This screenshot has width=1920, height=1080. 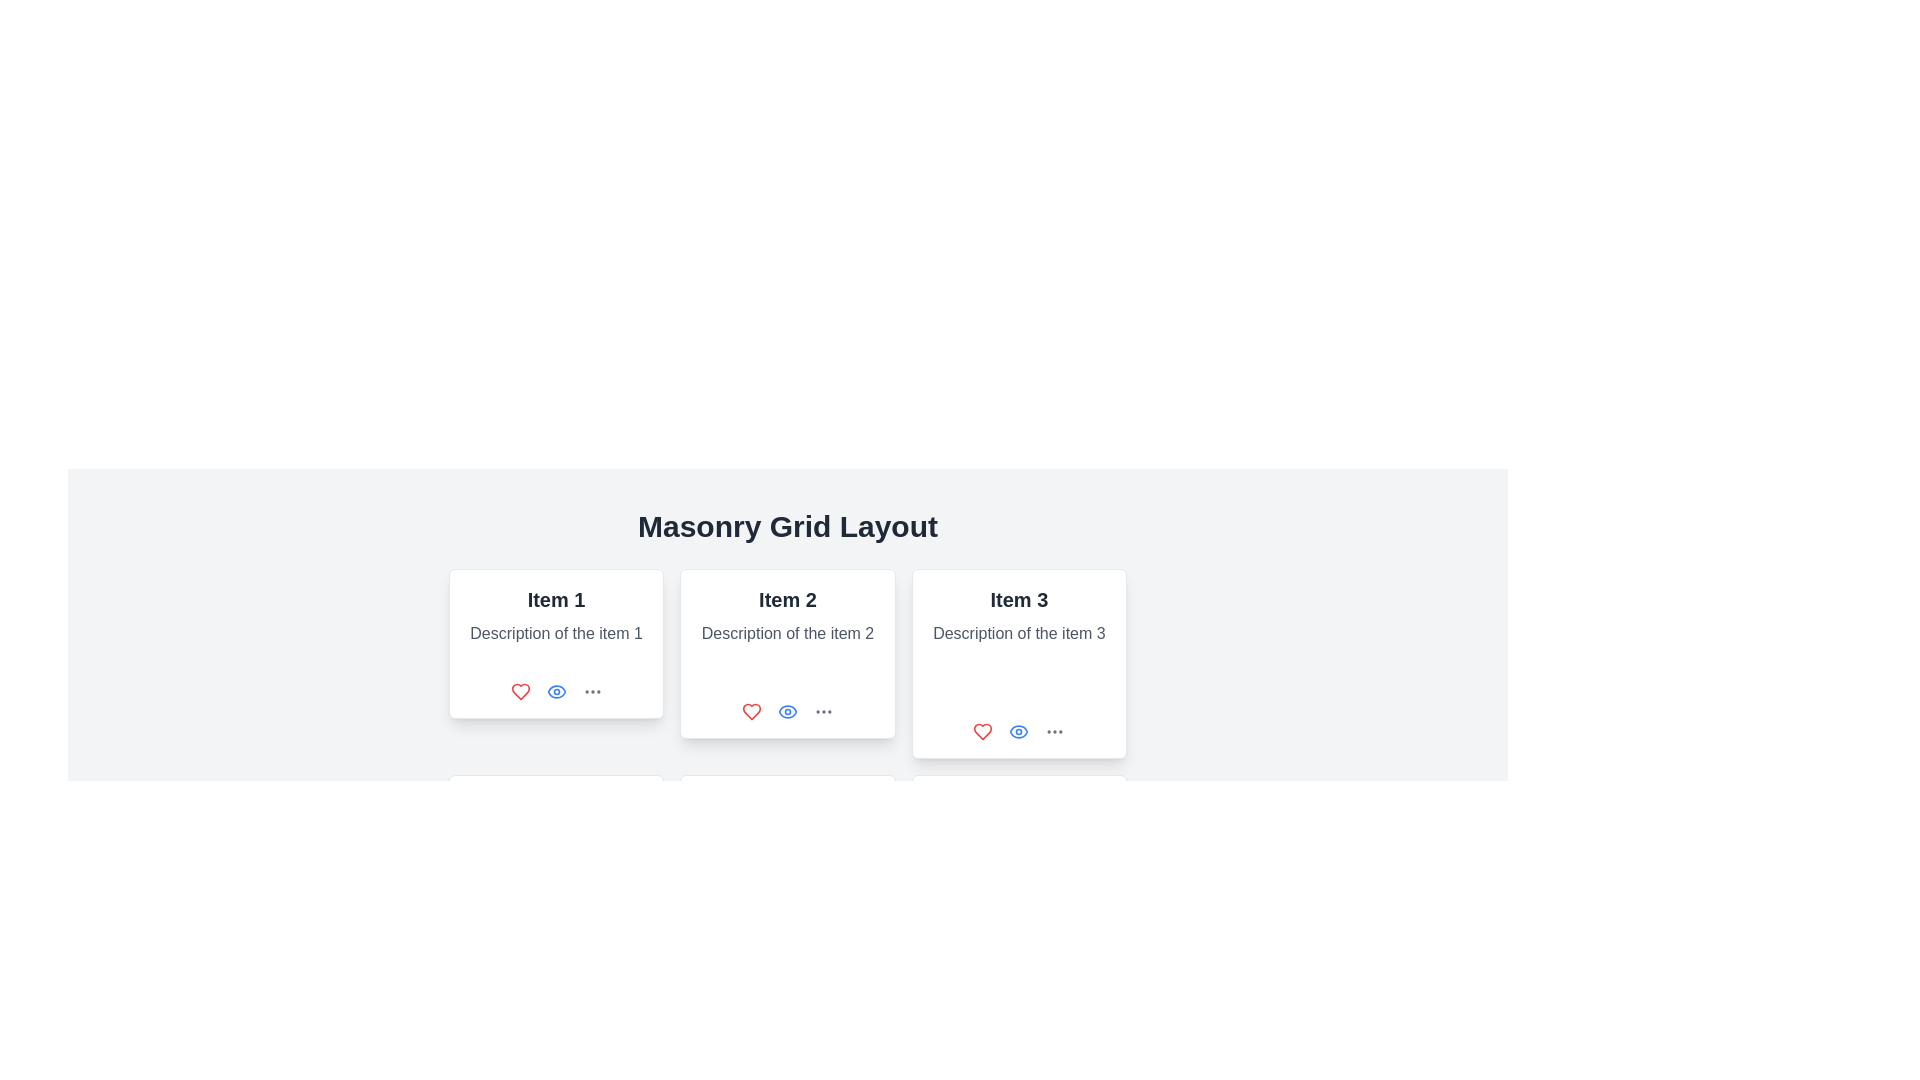 I want to click on the text content displaying 'Description of the item 2', which is located within the card layout of 'Item 2', so click(x=786, y=633).